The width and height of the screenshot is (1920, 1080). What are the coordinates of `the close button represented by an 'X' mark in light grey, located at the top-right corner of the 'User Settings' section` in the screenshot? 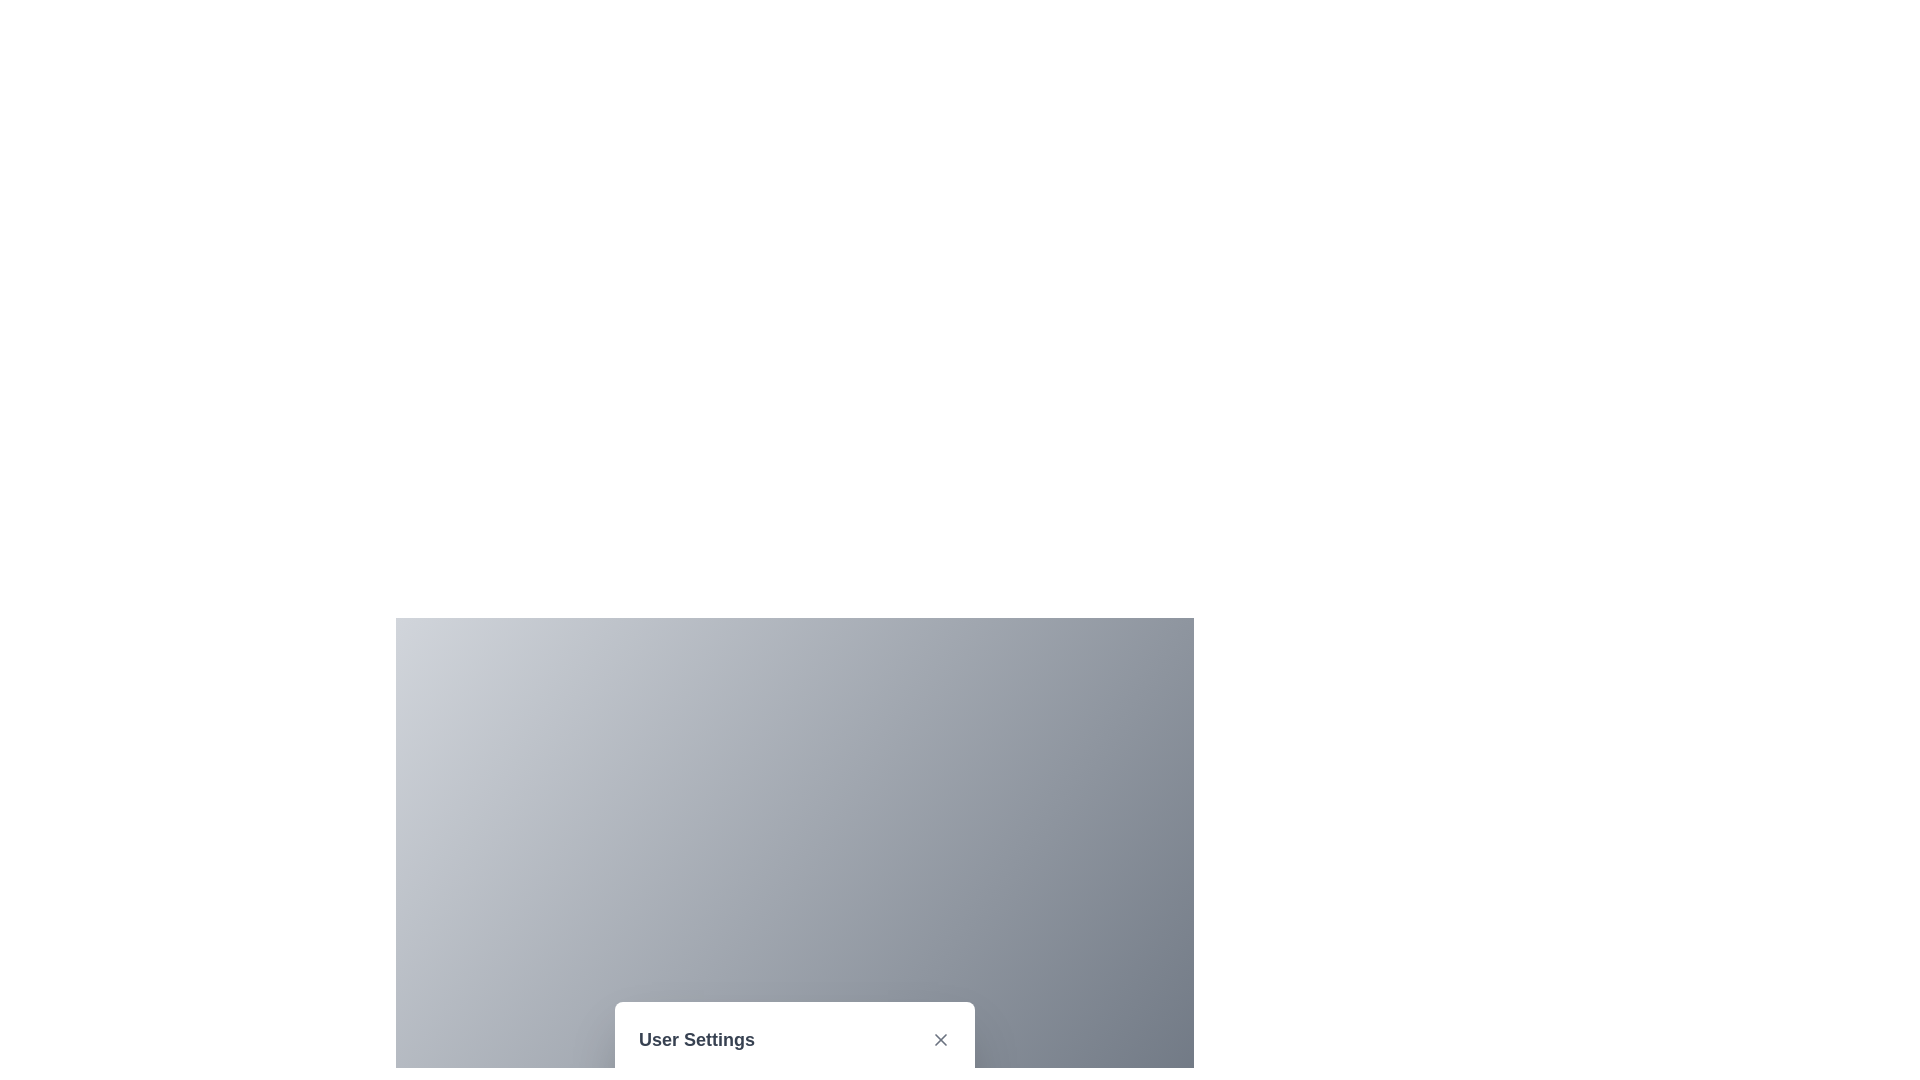 It's located at (939, 1039).